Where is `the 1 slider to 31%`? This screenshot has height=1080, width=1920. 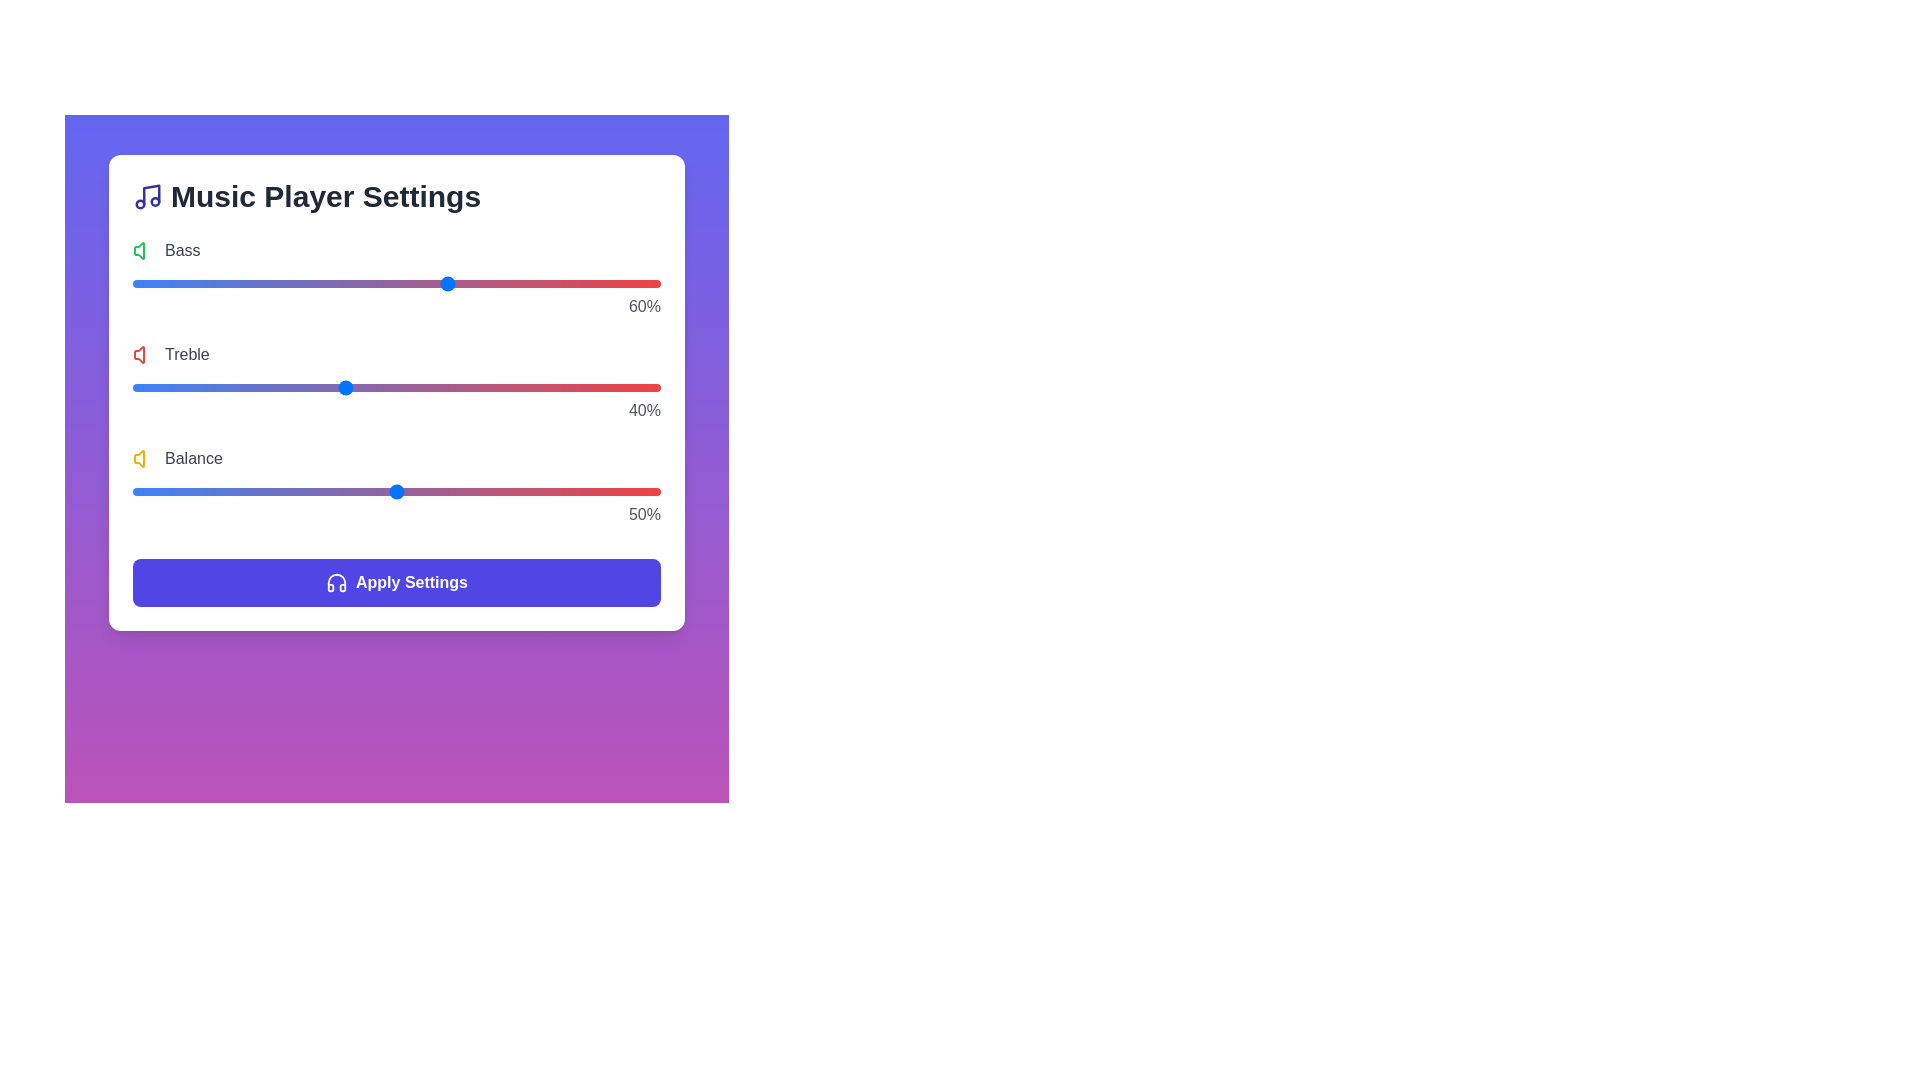 the 1 slider to 31% is located at coordinates (295, 388).